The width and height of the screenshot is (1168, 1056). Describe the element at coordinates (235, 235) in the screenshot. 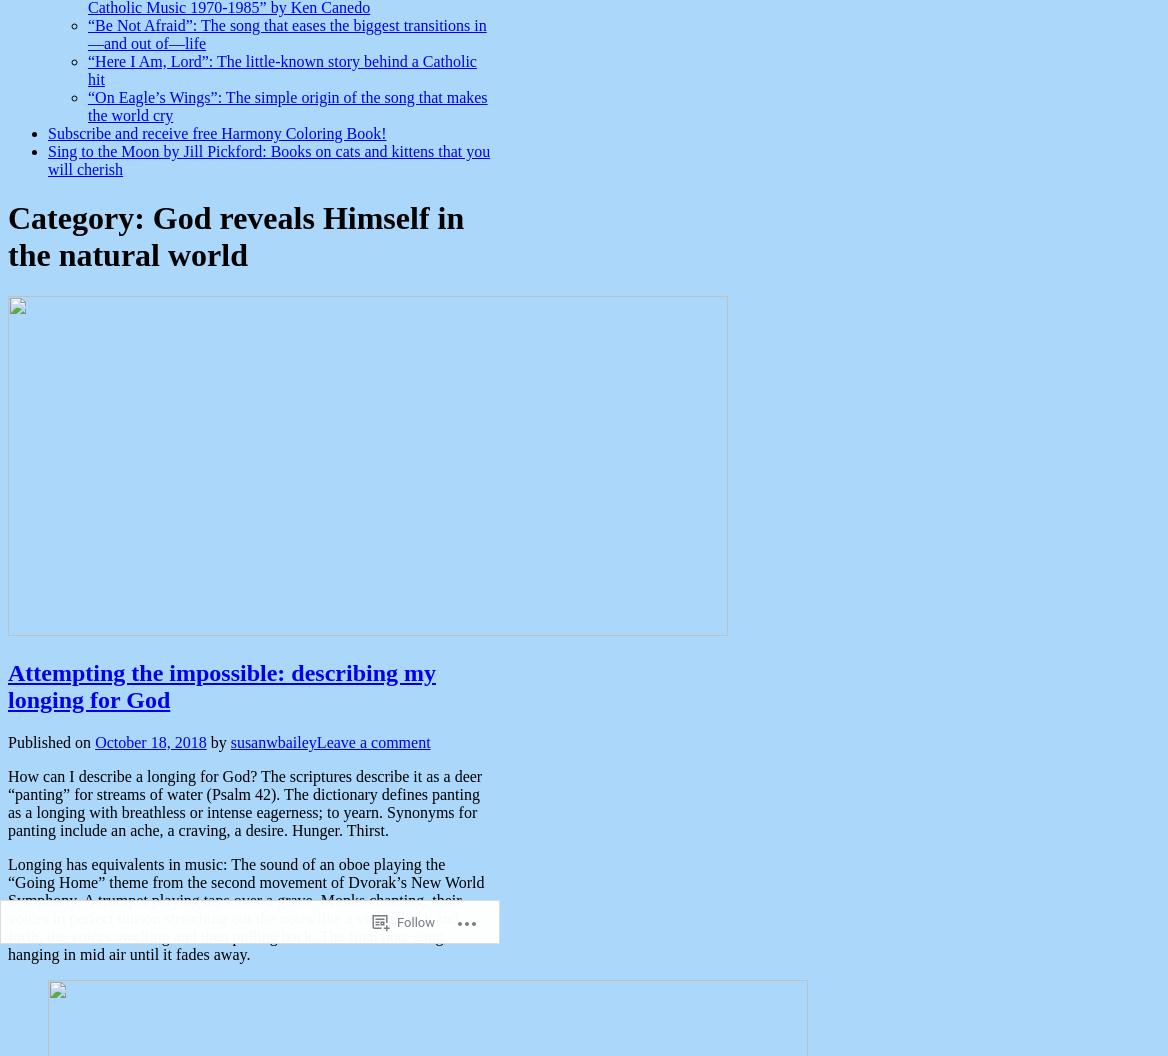

I see `'God reveals Himself in the natural world'` at that location.